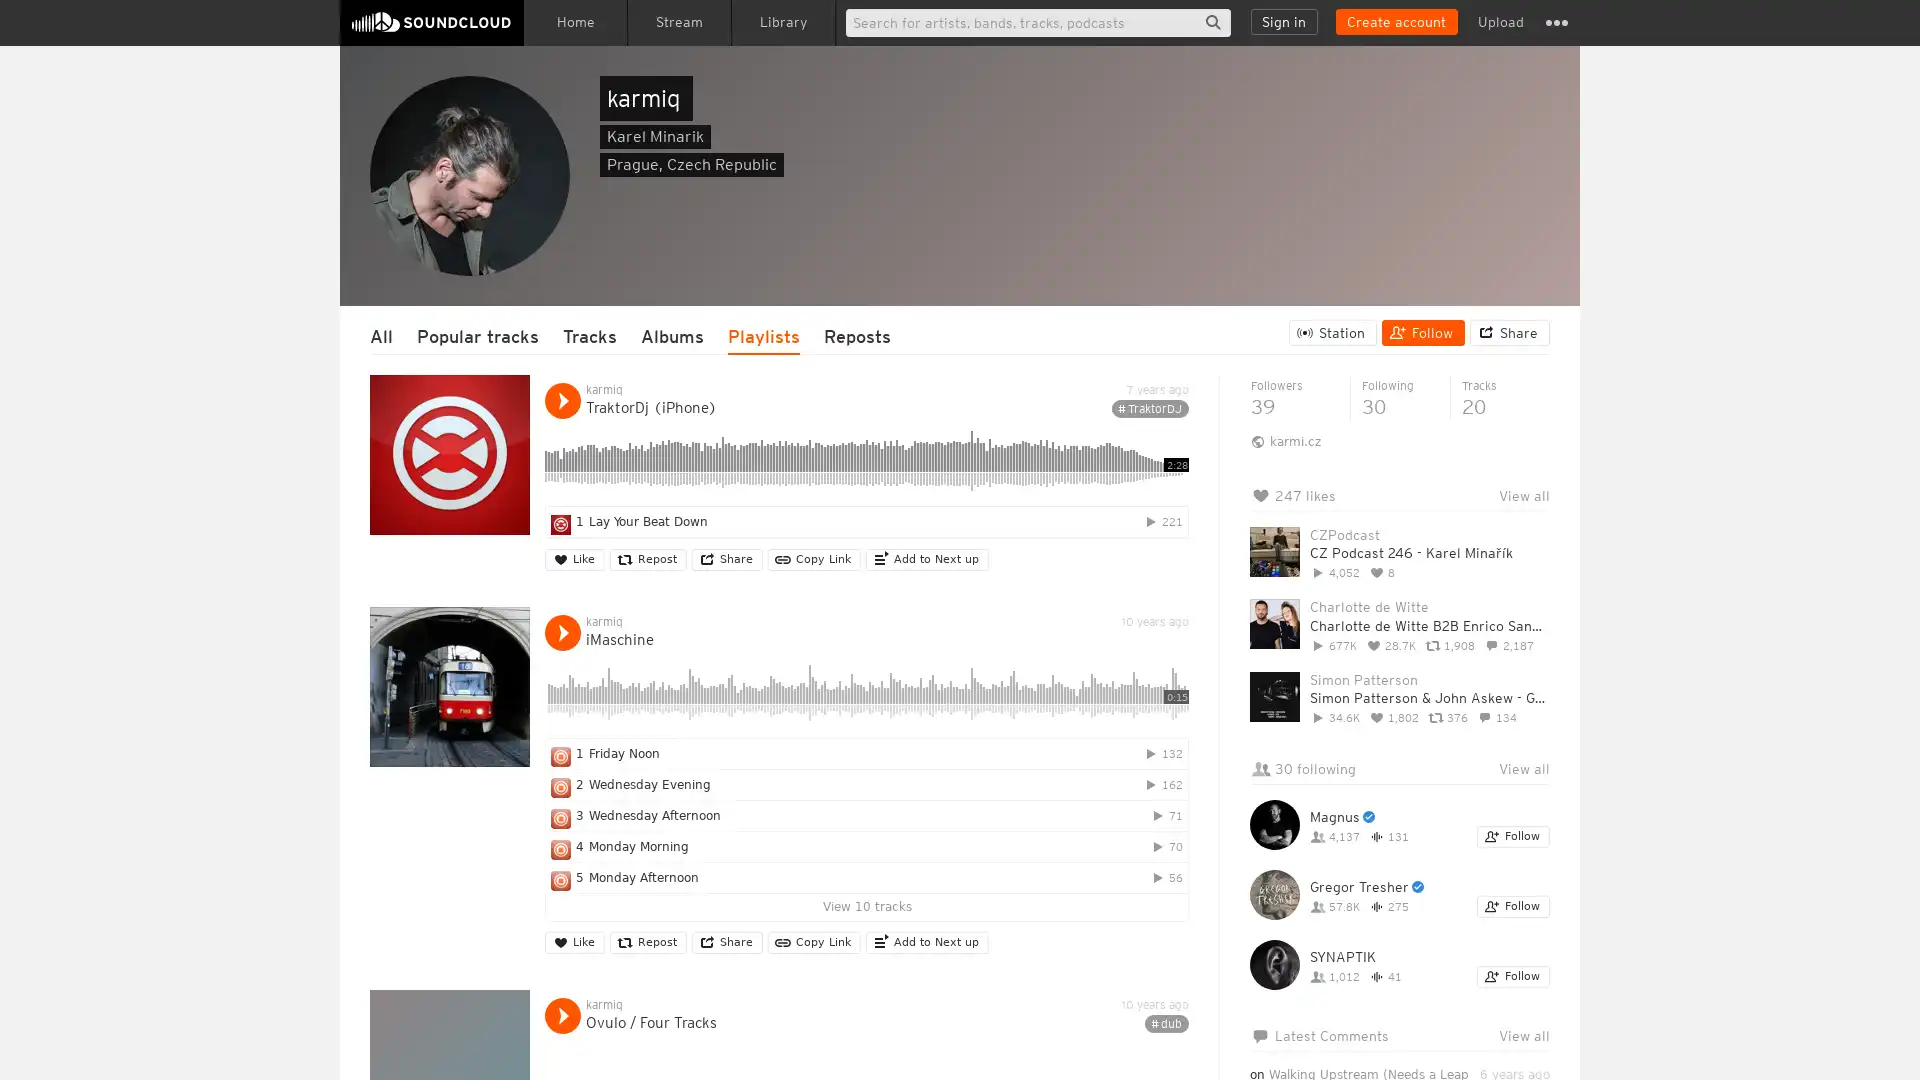  What do you see at coordinates (926, 559) in the screenshot?
I see `Add to Next up` at bounding box center [926, 559].